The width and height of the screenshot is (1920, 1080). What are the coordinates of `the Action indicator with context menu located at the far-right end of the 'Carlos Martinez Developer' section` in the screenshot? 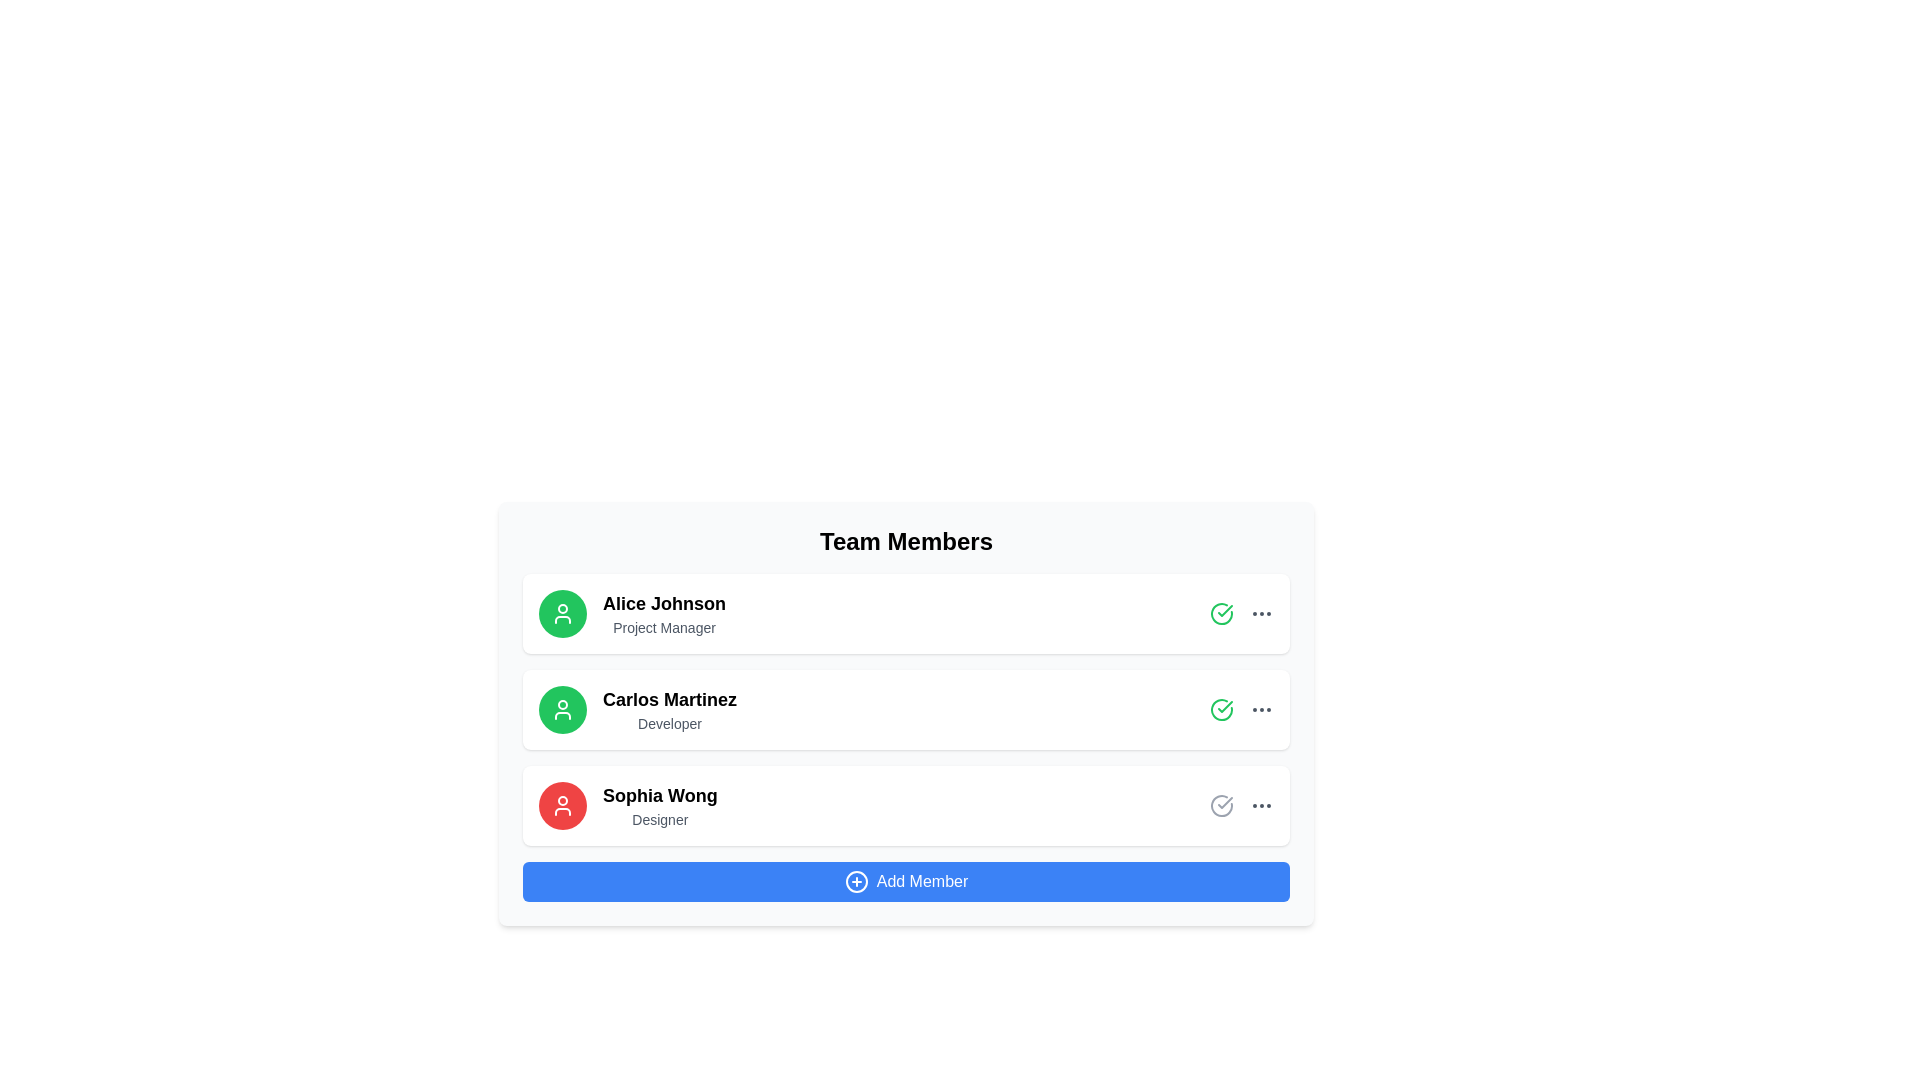 It's located at (1241, 708).